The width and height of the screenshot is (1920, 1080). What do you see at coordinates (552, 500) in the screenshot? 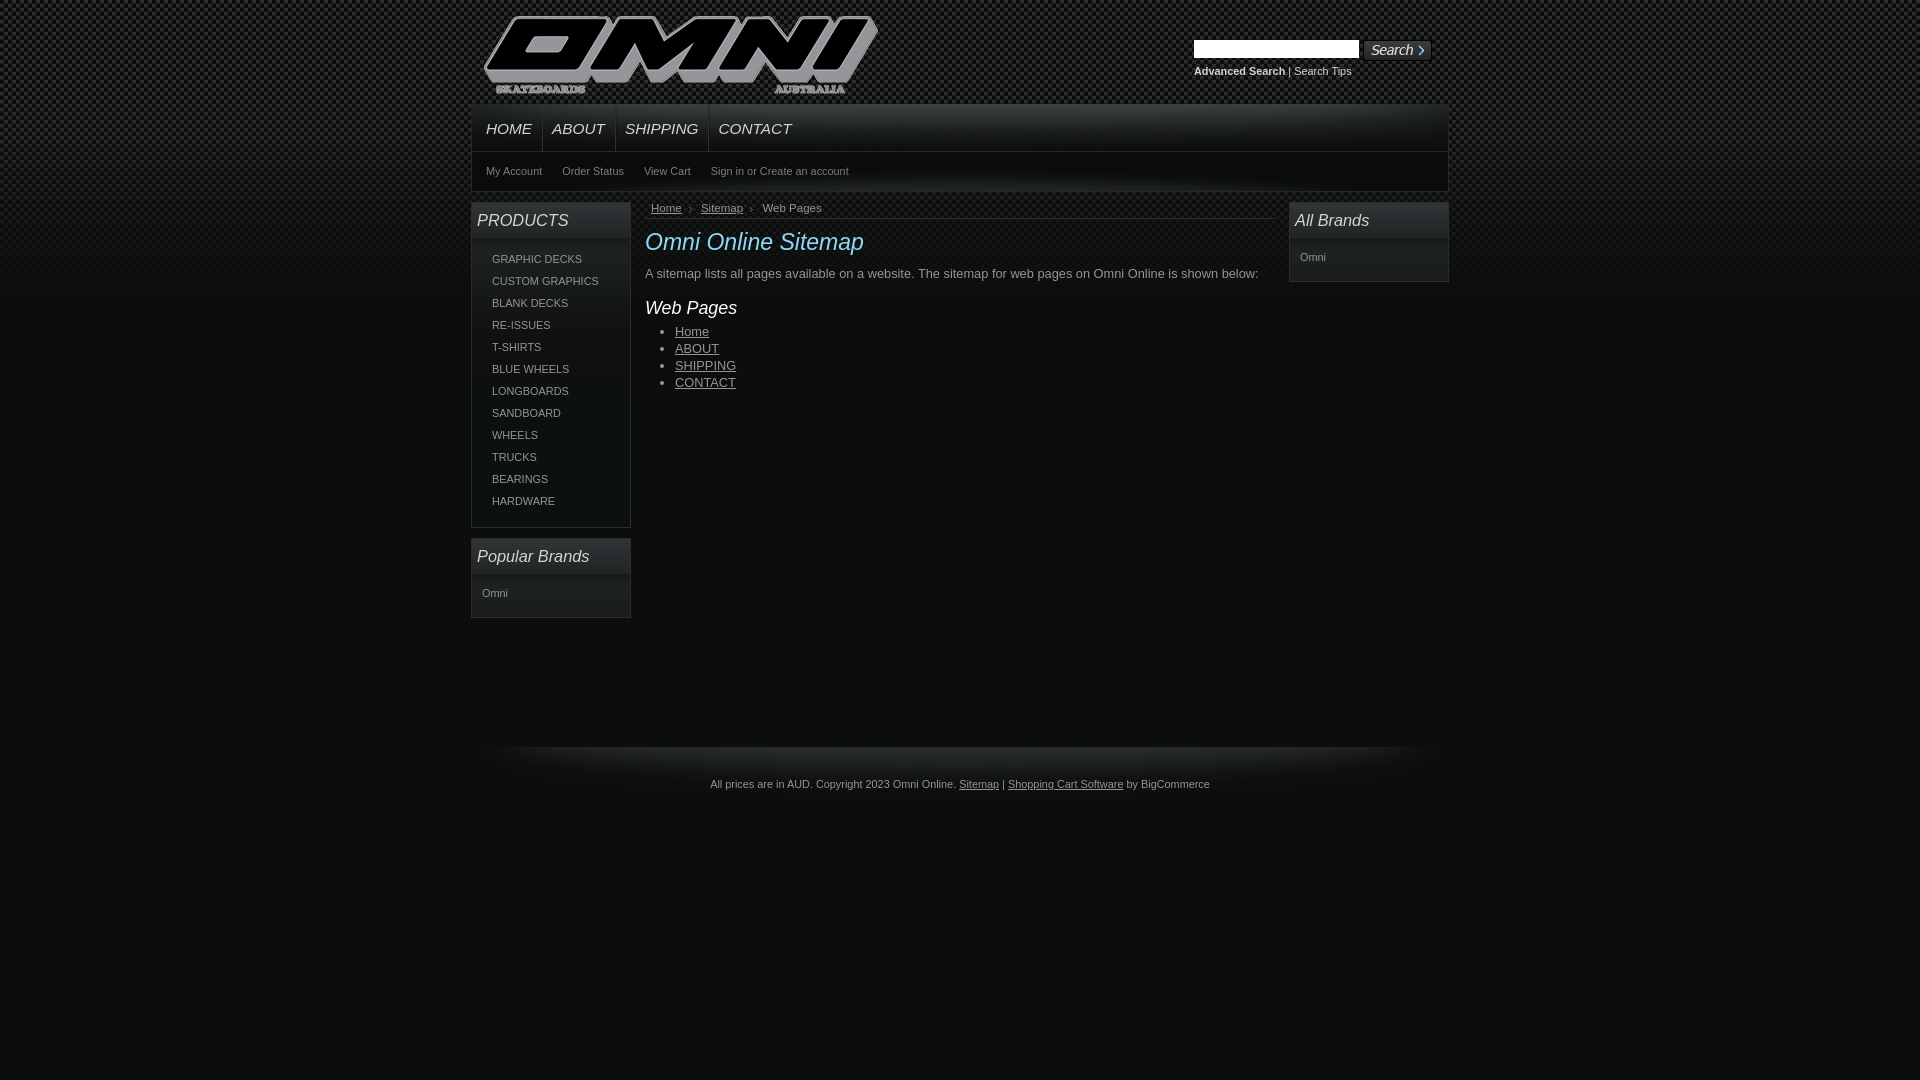
I see `'HARDWARE'` at bounding box center [552, 500].